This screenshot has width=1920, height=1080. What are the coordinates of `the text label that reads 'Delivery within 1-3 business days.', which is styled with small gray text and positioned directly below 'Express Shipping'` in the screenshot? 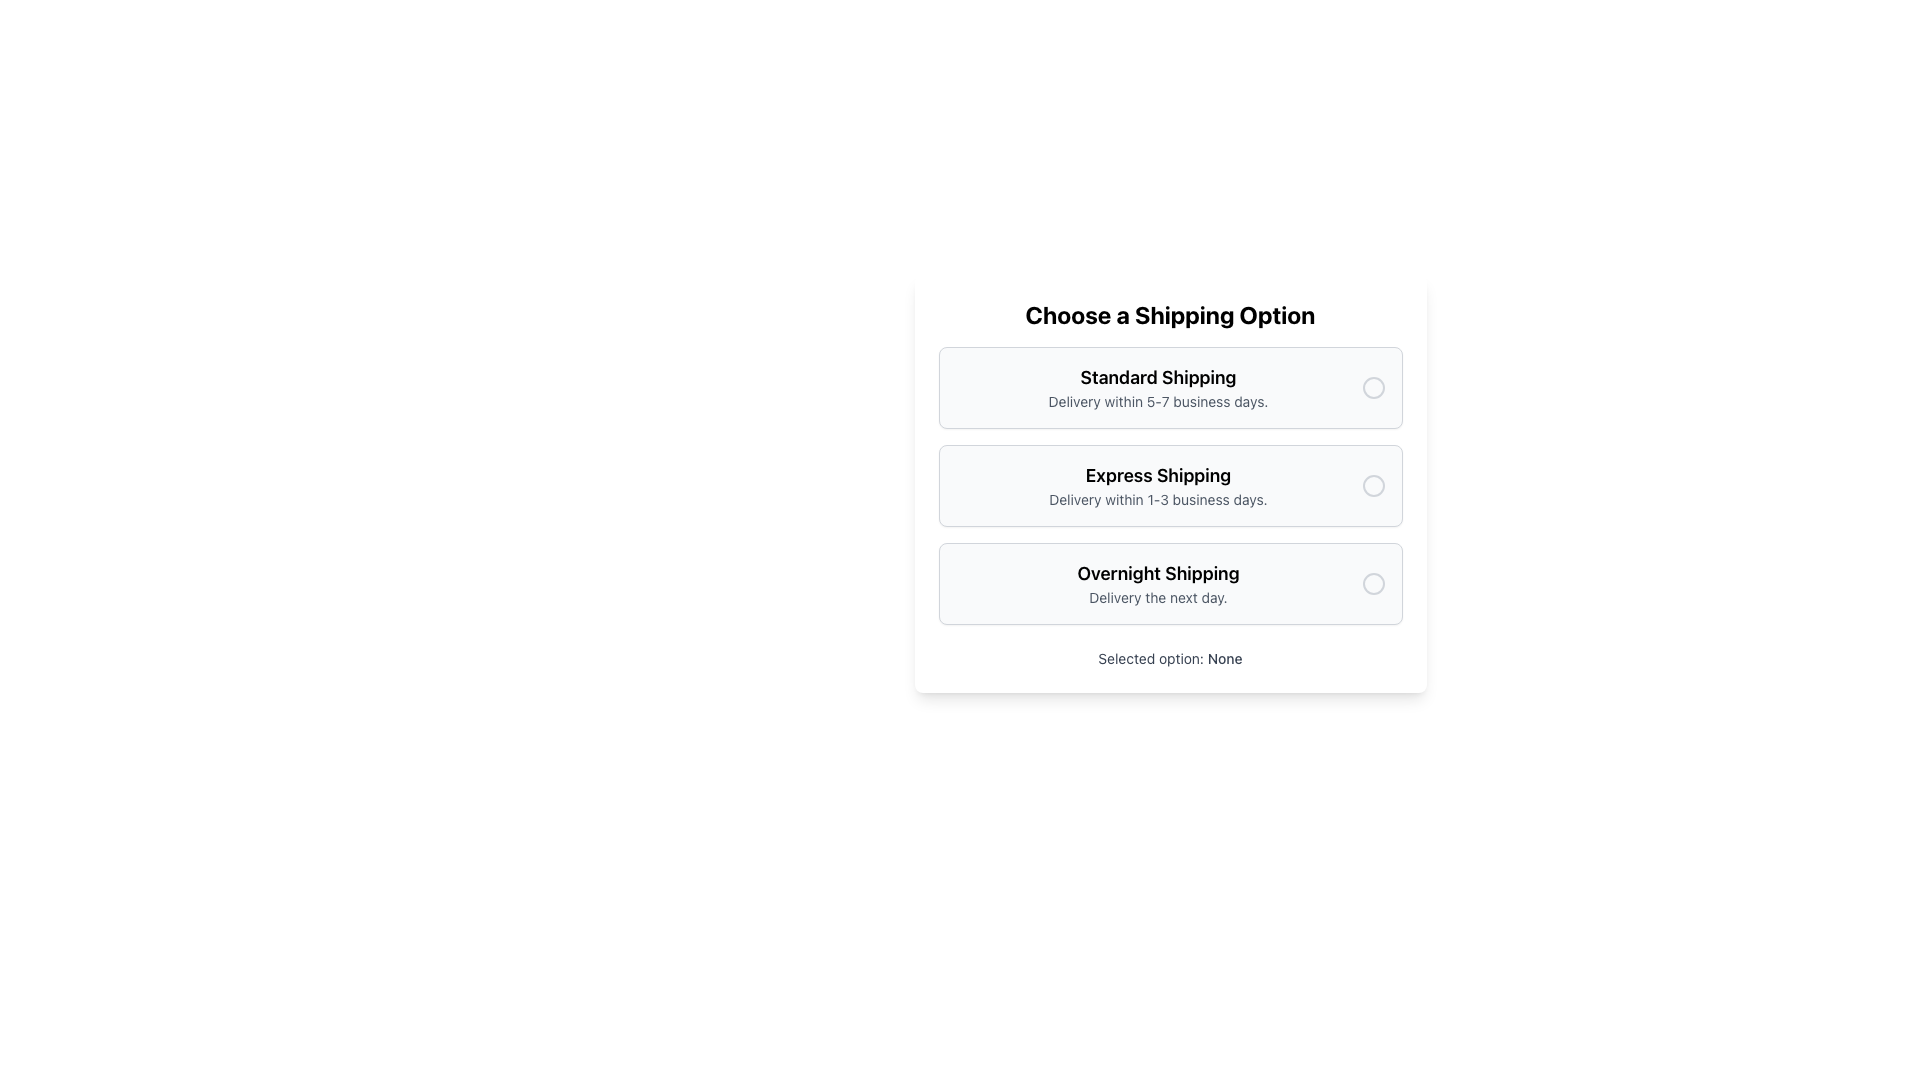 It's located at (1158, 499).